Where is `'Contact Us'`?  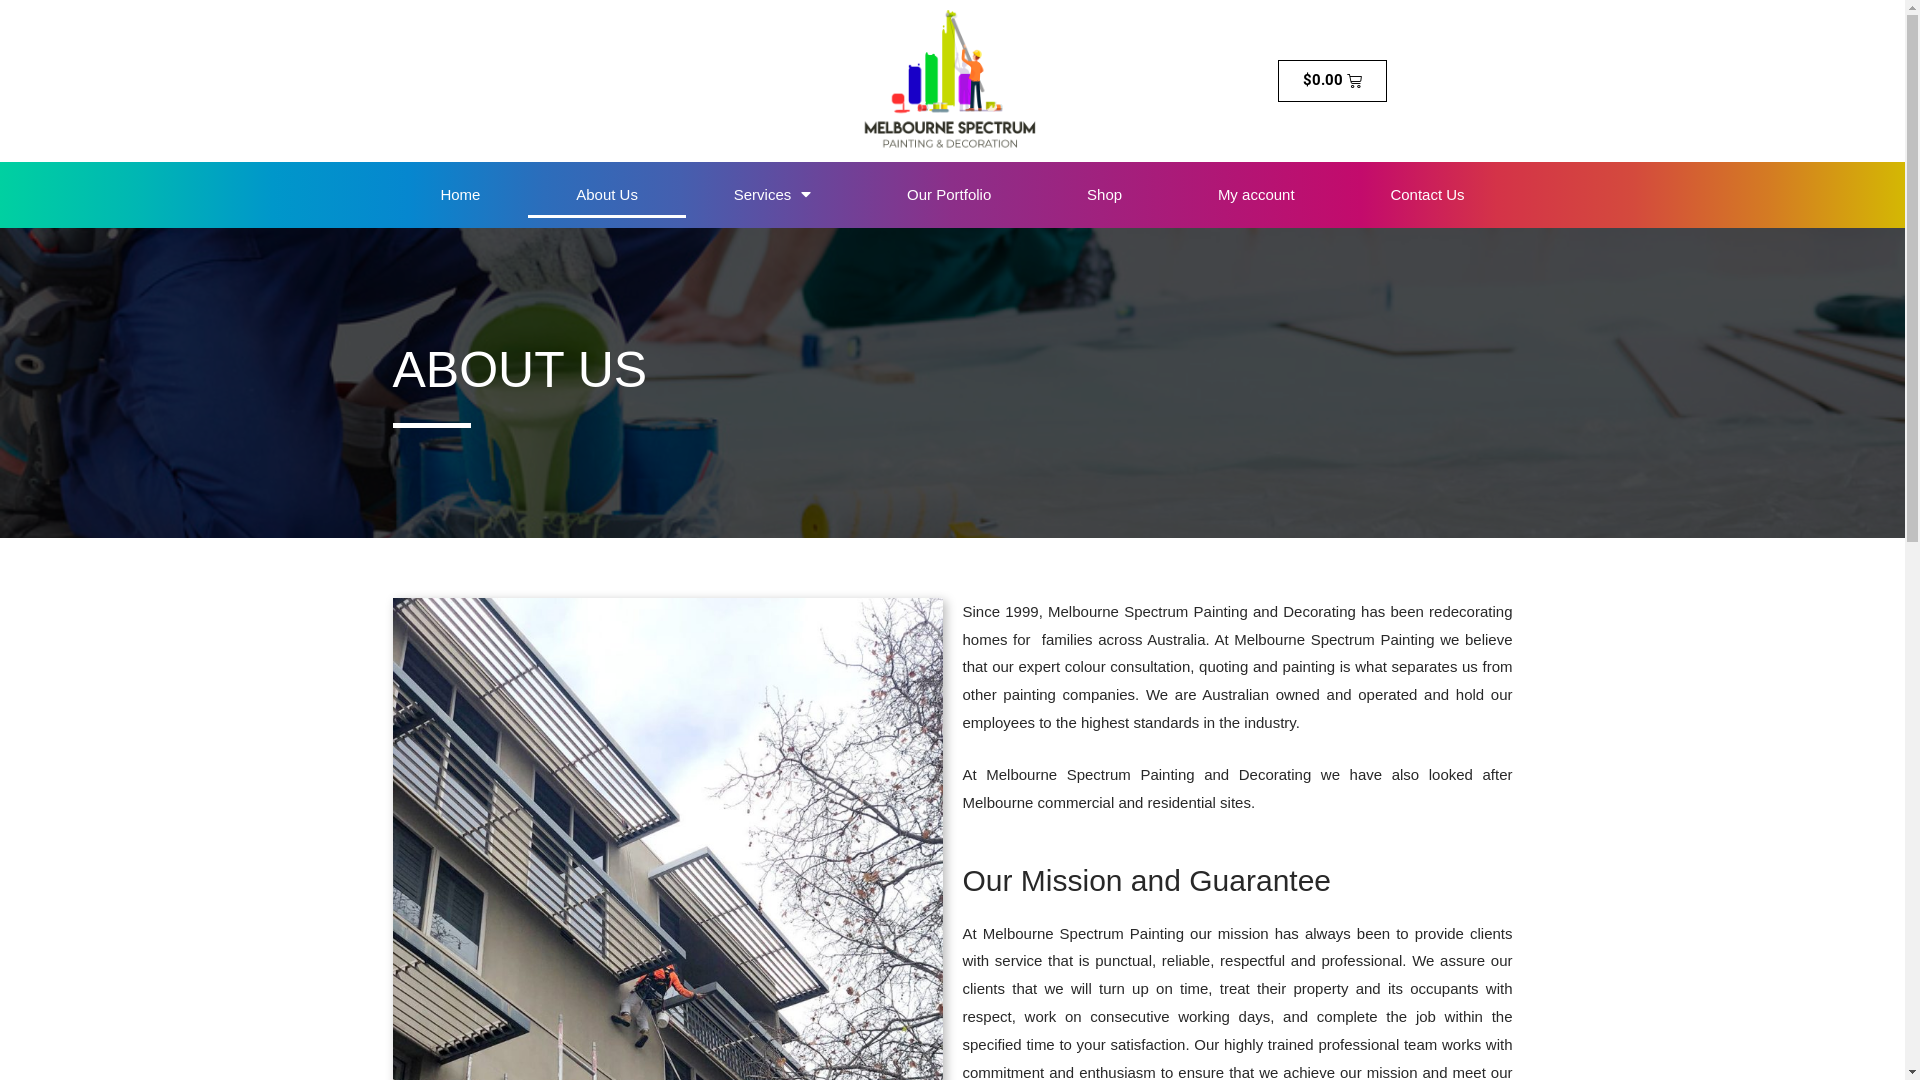
'Contact Us' is located at coordinates (1425, 195).